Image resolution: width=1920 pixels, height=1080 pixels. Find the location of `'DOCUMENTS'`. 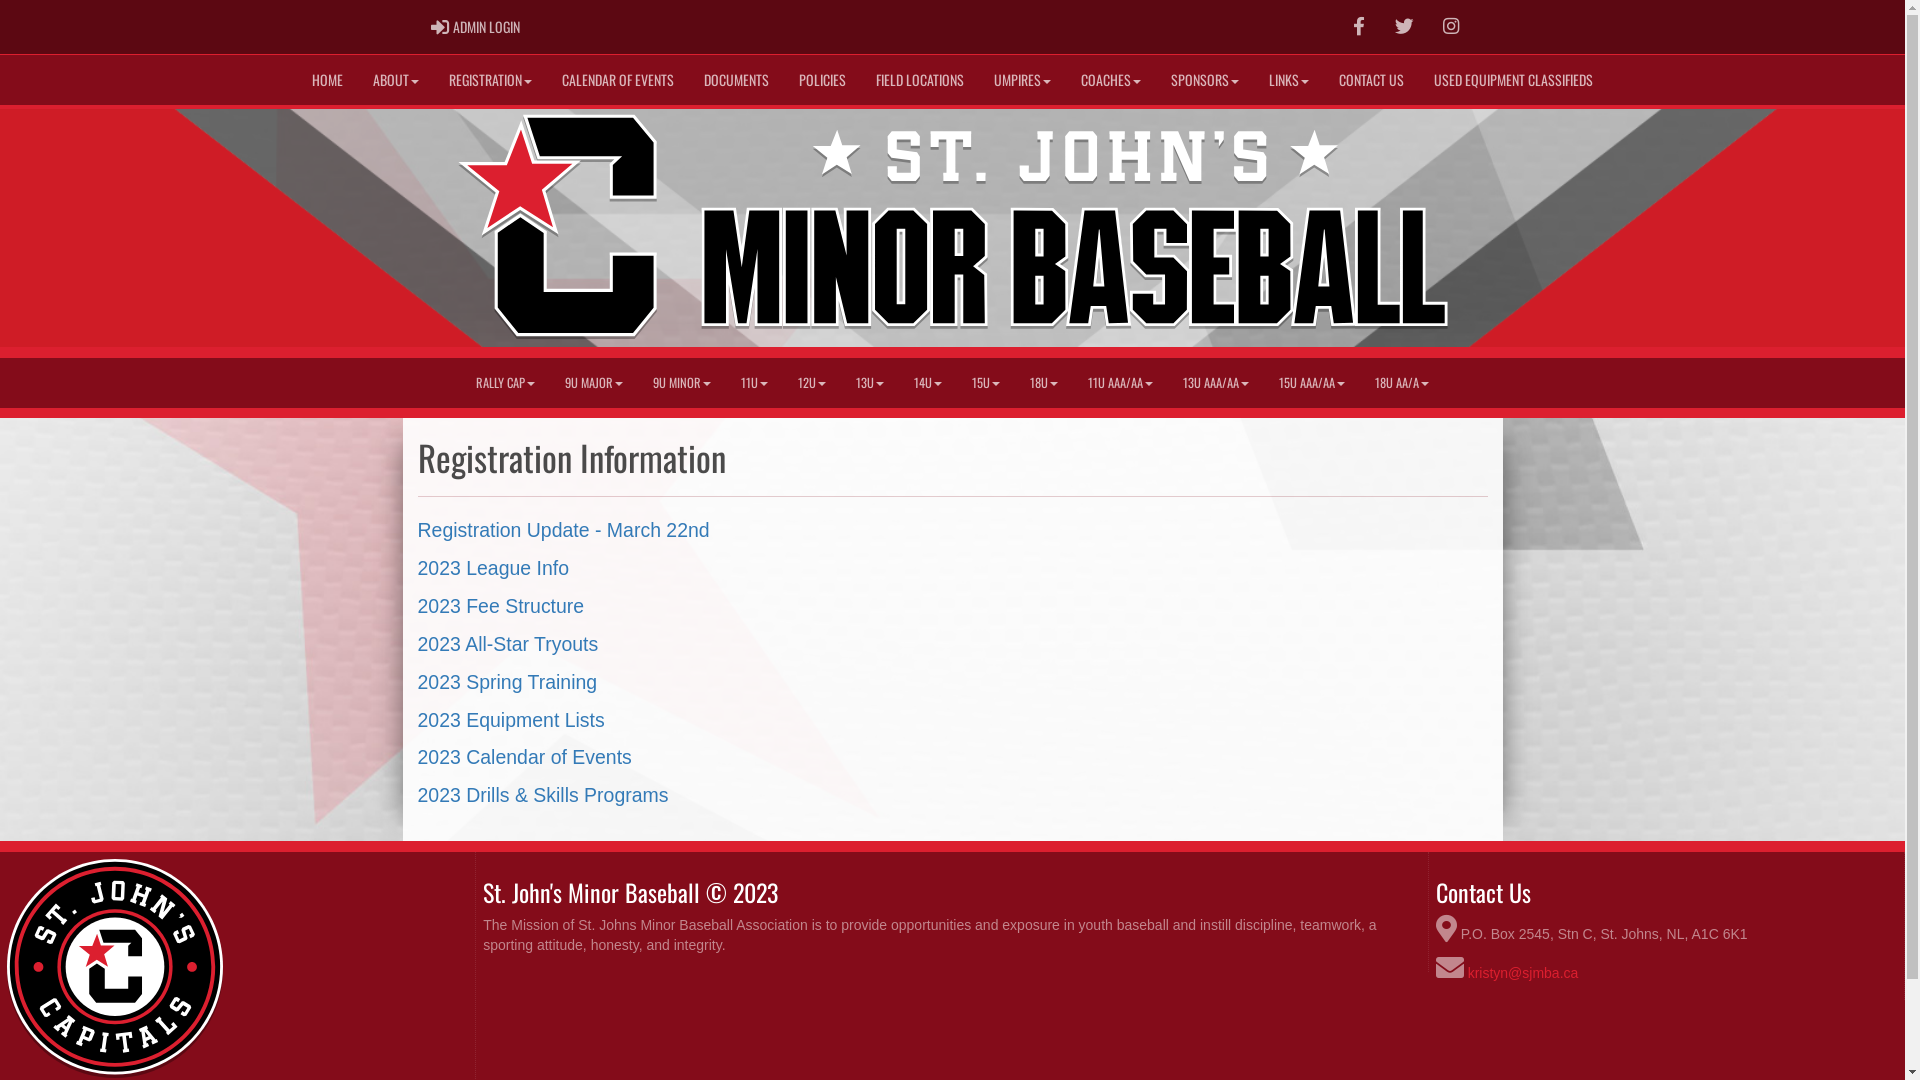

'DOCUMENTS' is located at coordinates (735, 79).